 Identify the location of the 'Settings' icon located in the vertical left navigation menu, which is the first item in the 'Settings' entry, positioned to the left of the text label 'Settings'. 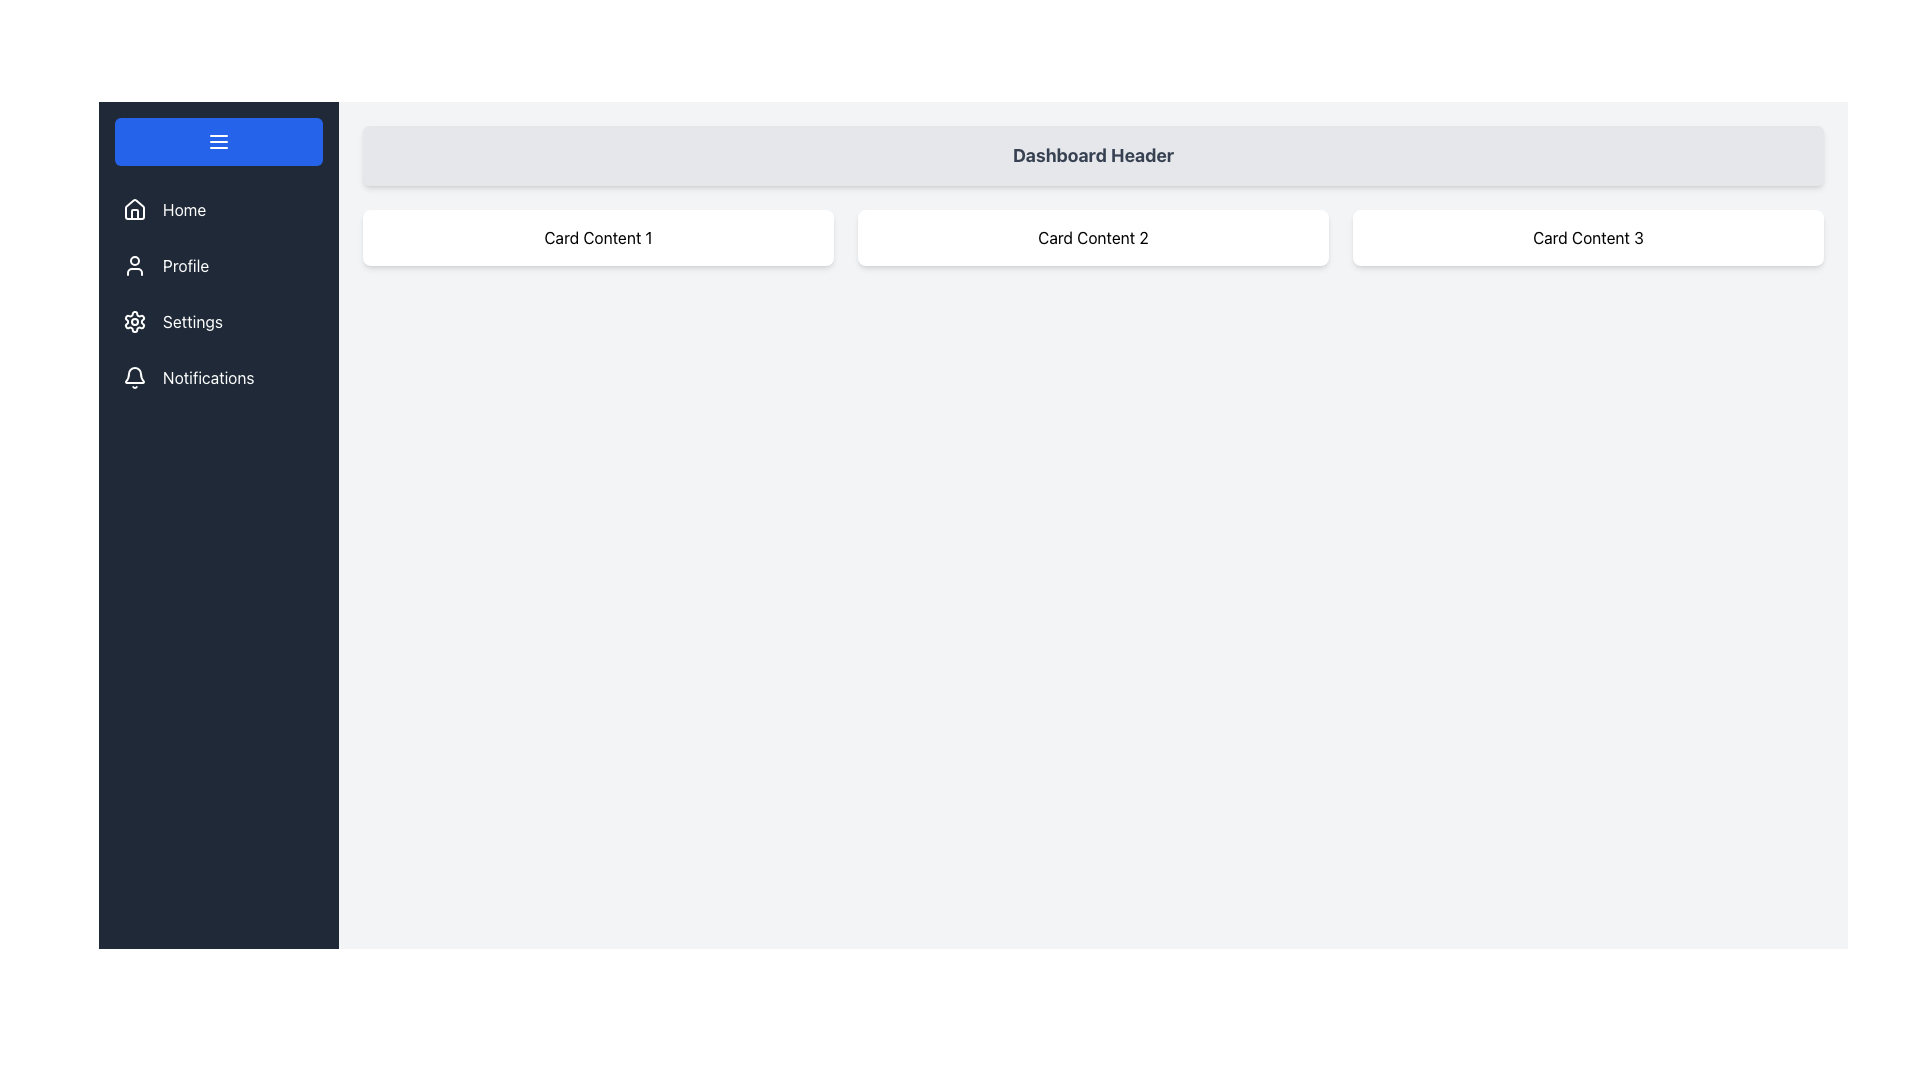
(133, 320).